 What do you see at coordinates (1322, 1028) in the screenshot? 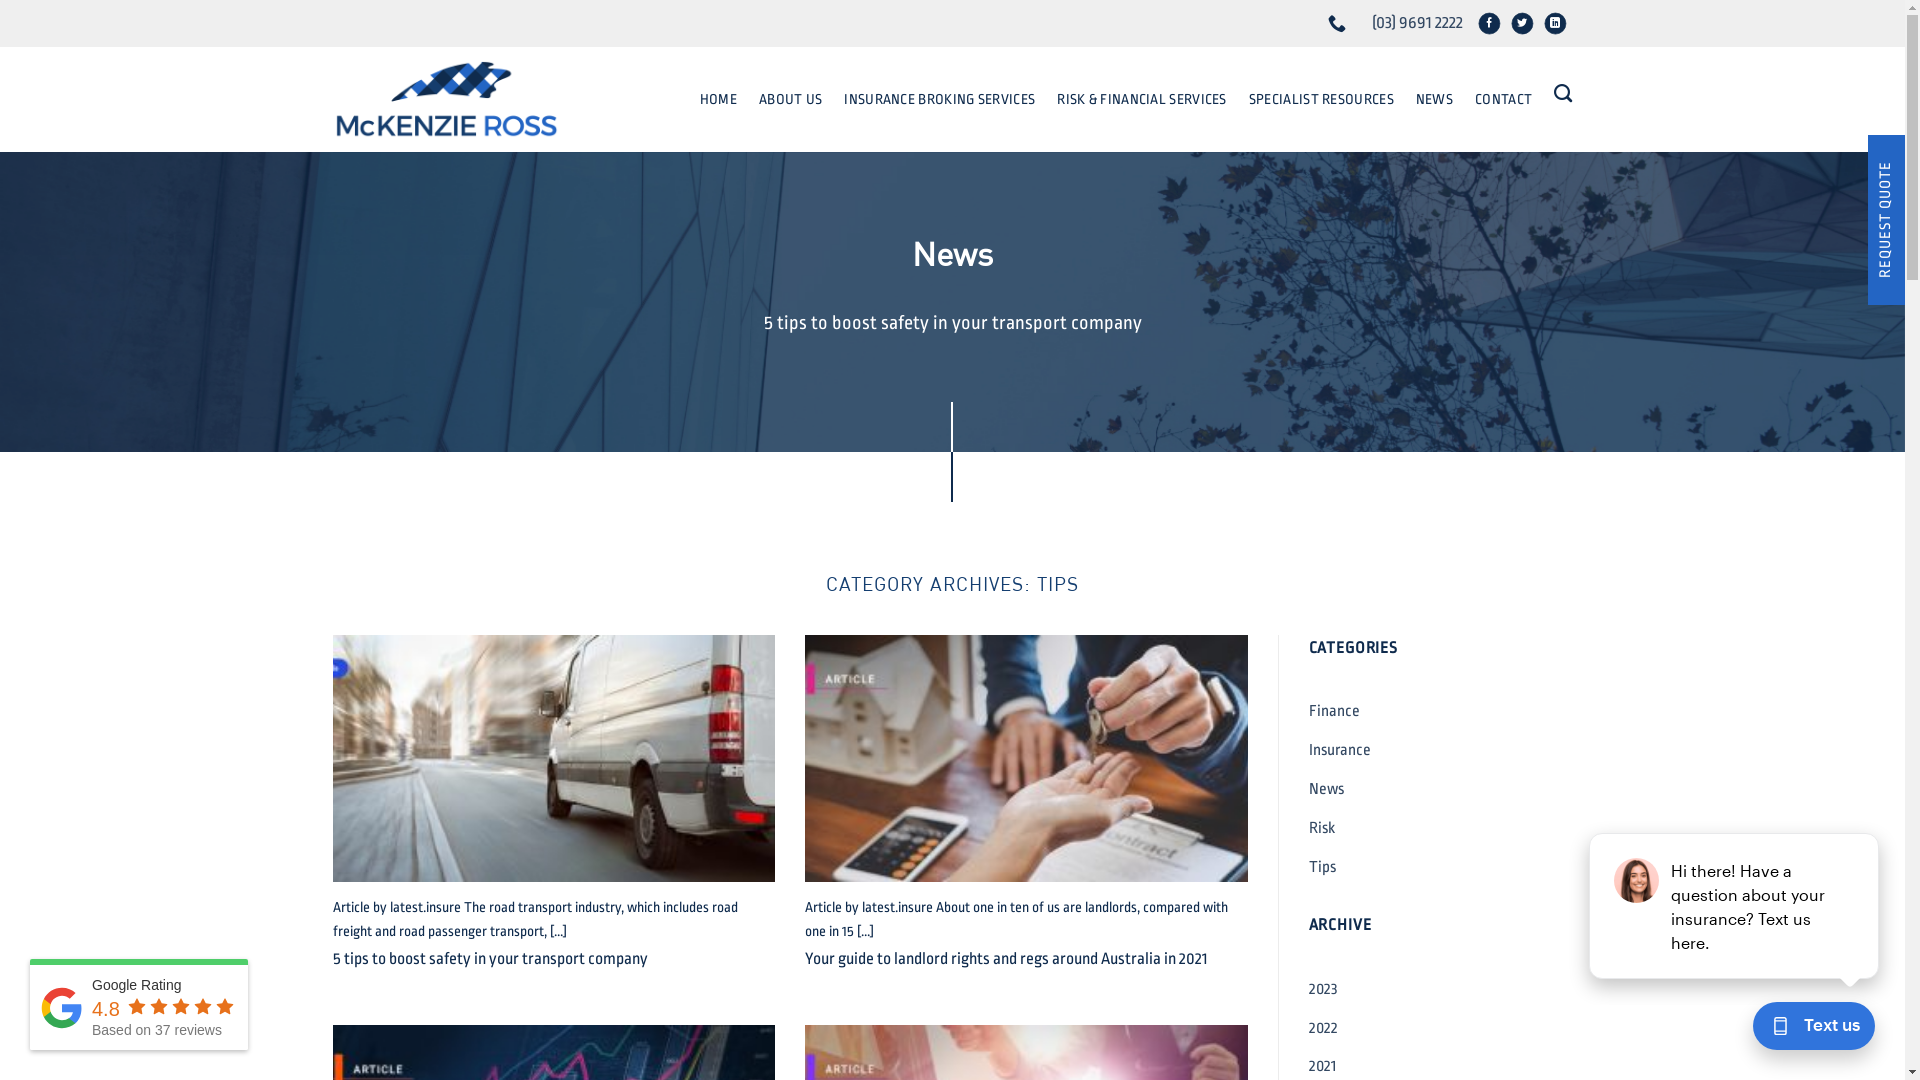
I see `'2022'` at bounding box center [1322, 1028].